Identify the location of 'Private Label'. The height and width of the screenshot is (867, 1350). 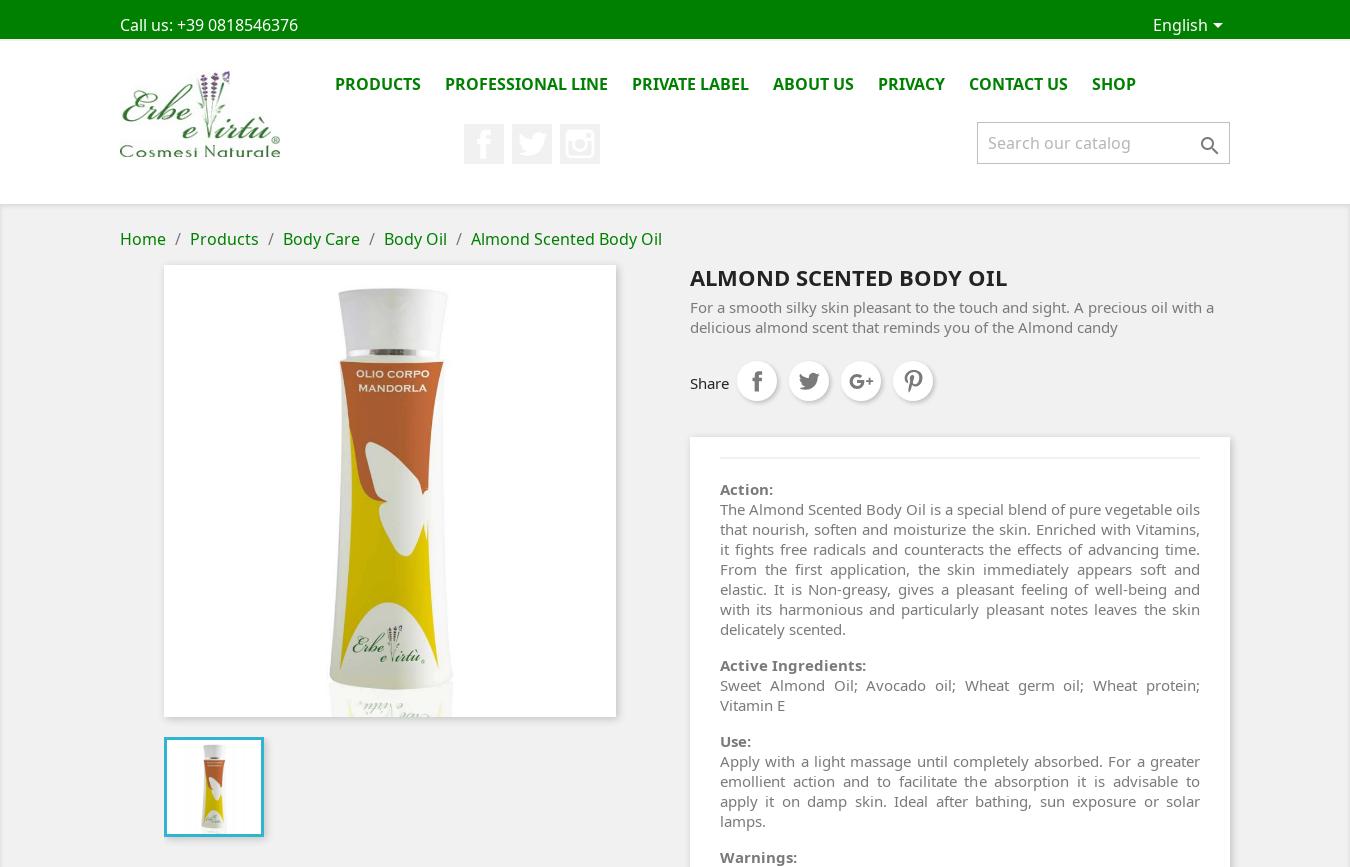
(689, 84).